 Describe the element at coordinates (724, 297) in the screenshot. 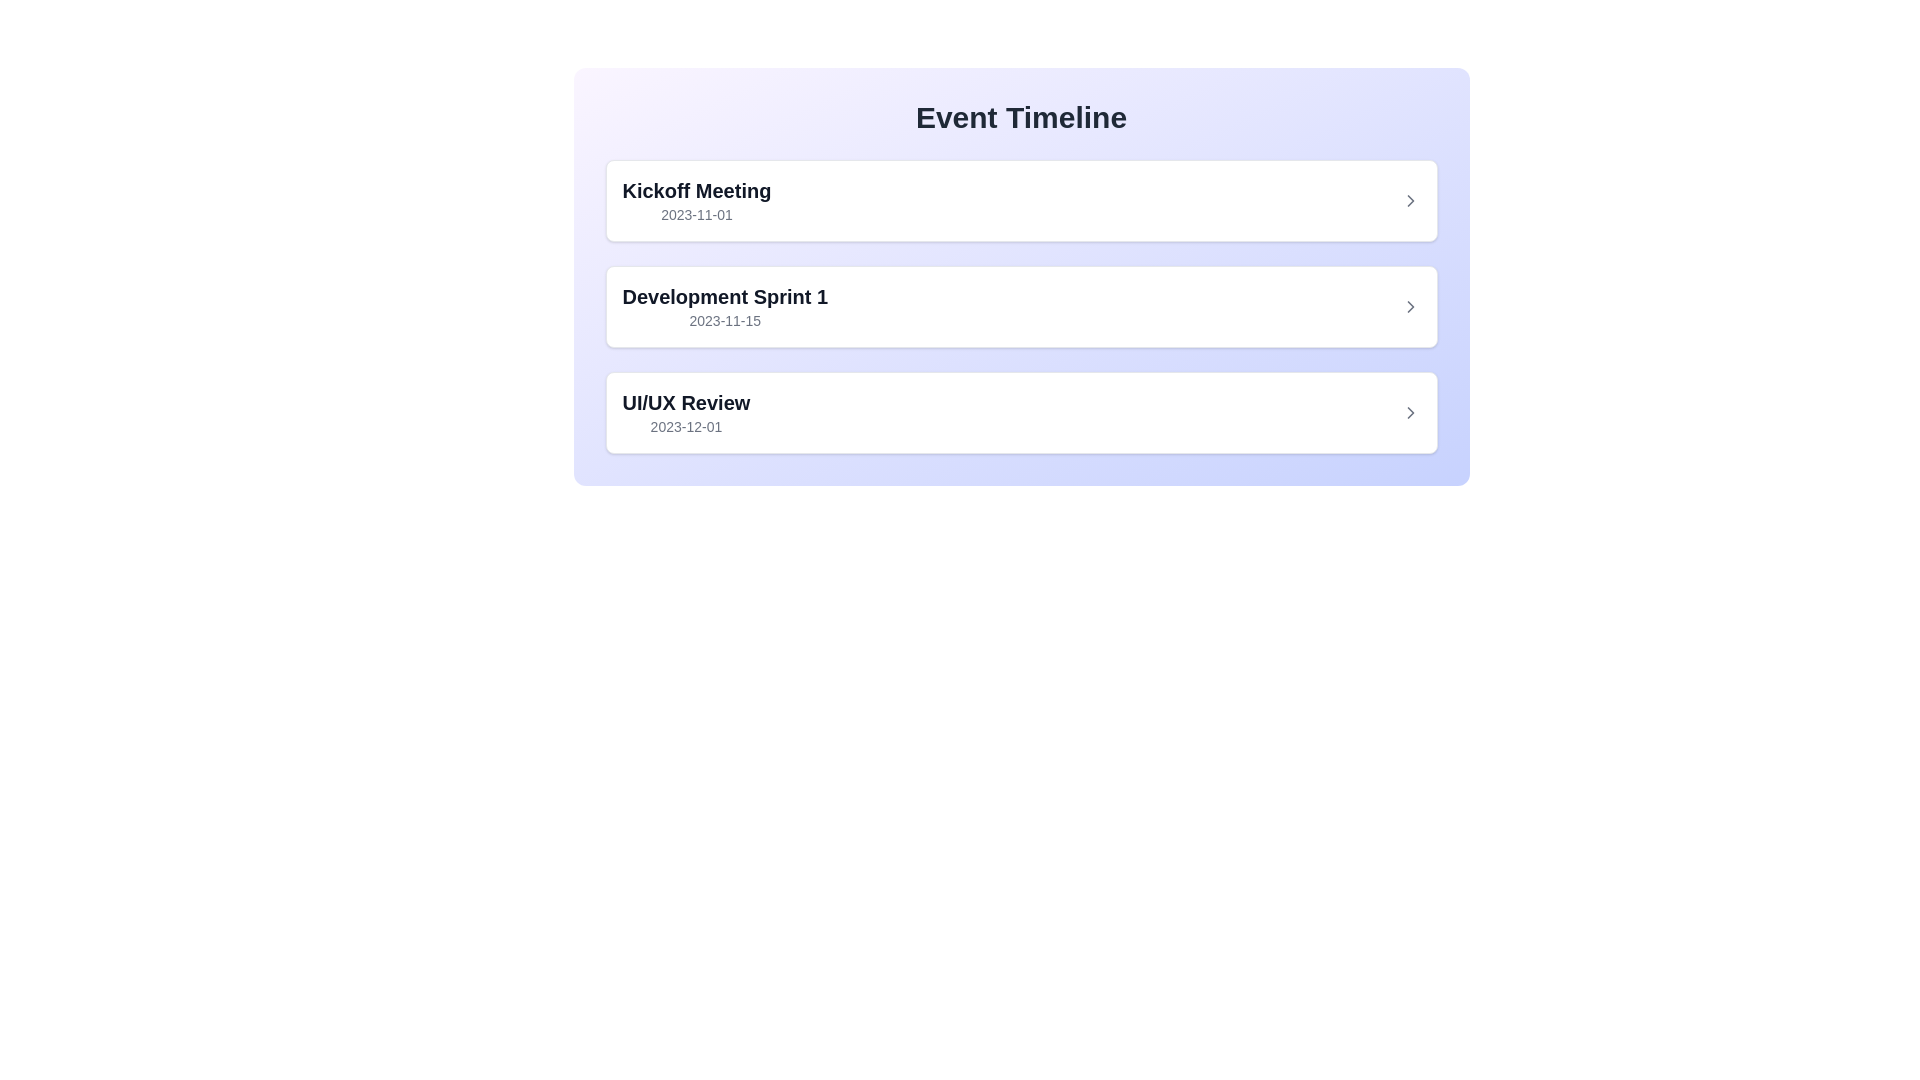

I see `the headline text element that describes the event, located above the date '2023-11-15' and below the 'Kickoff Meeting' entry in the event timeline` at that location.